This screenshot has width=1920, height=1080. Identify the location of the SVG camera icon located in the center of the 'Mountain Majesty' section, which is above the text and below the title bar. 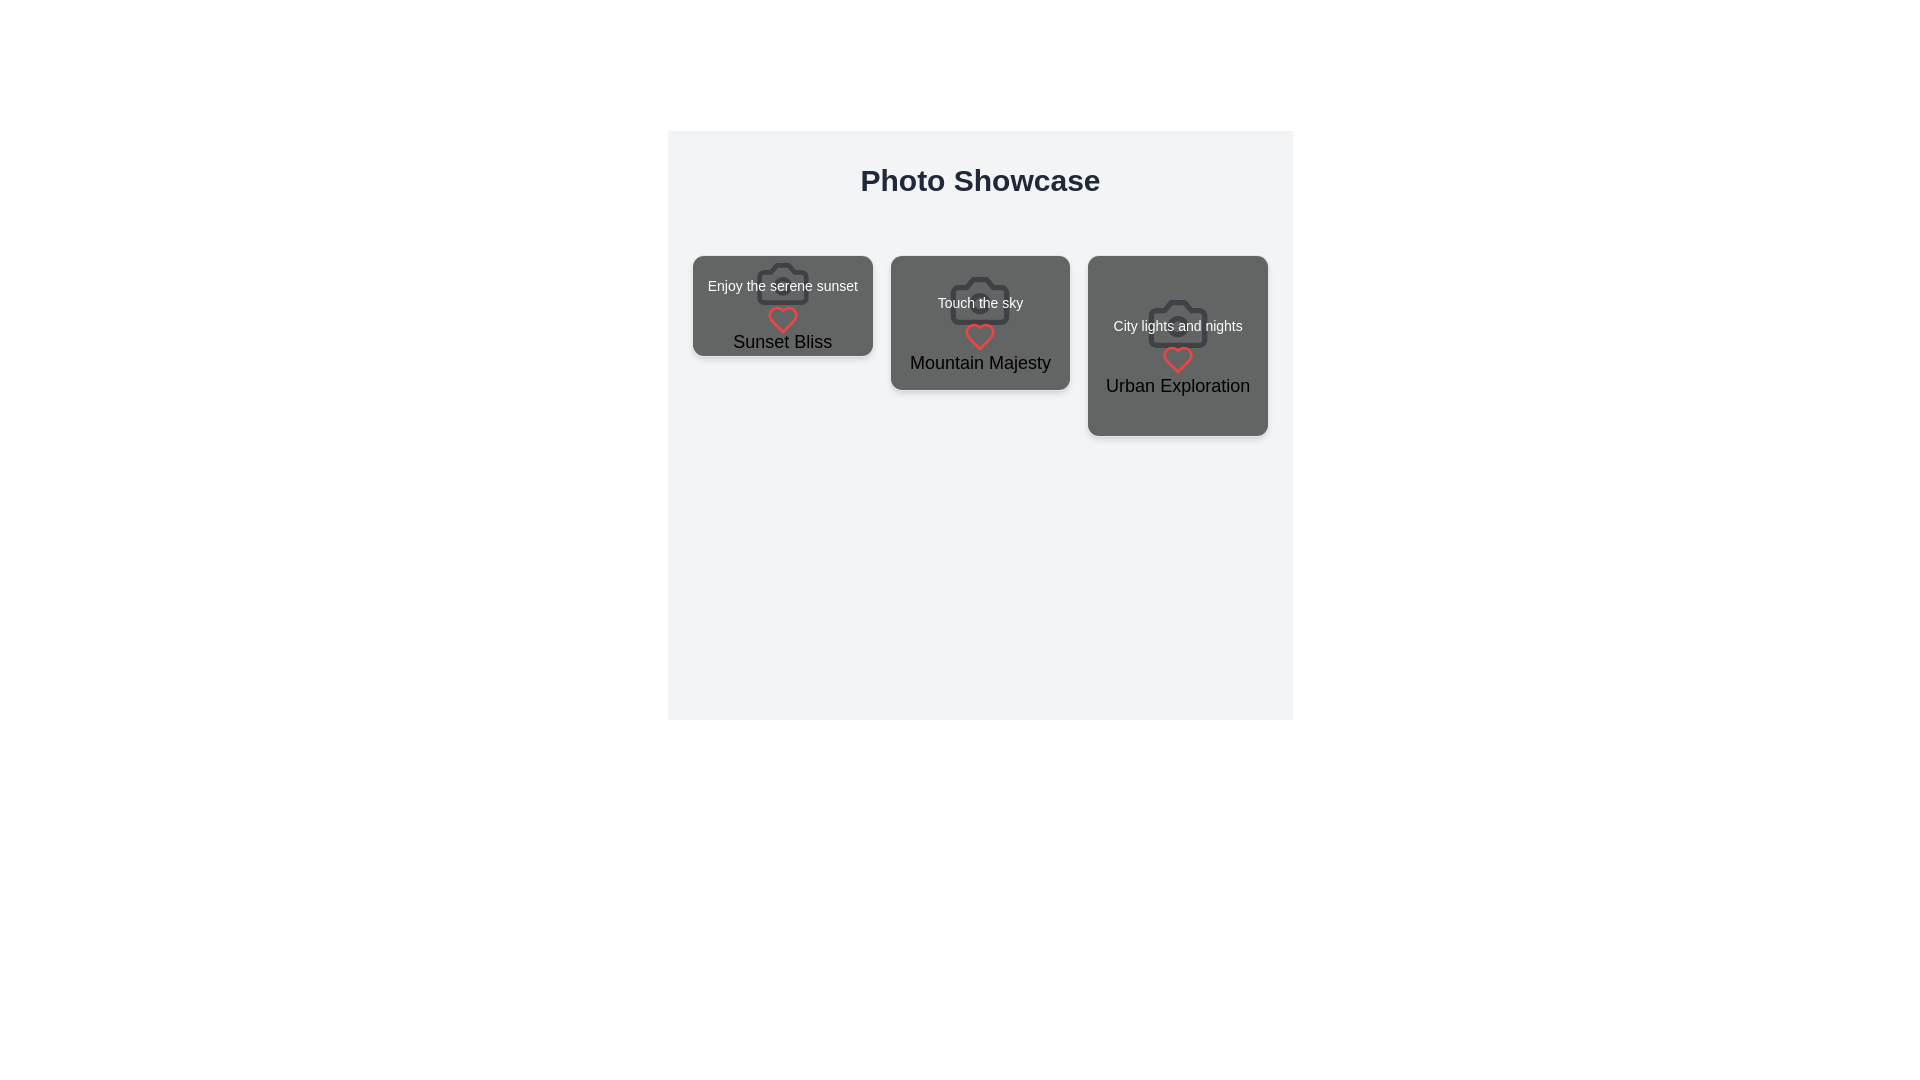
(980, 301).